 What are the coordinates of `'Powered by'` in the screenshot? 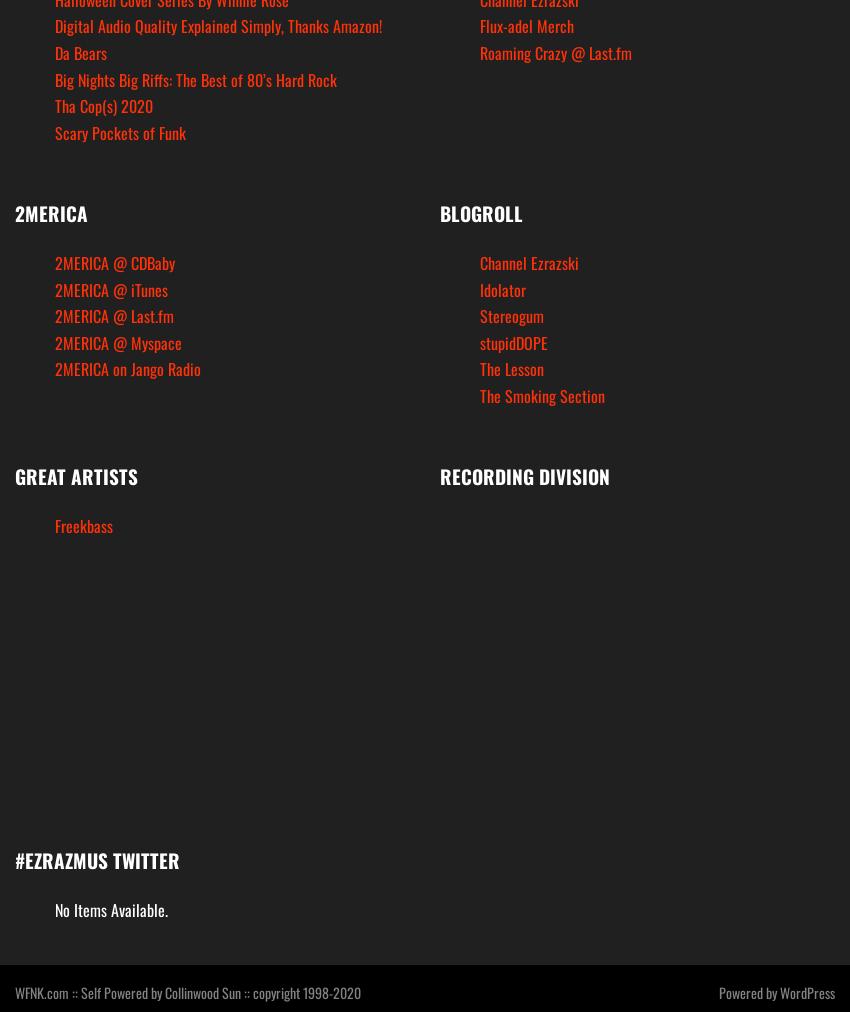 It's located at (749, 991).